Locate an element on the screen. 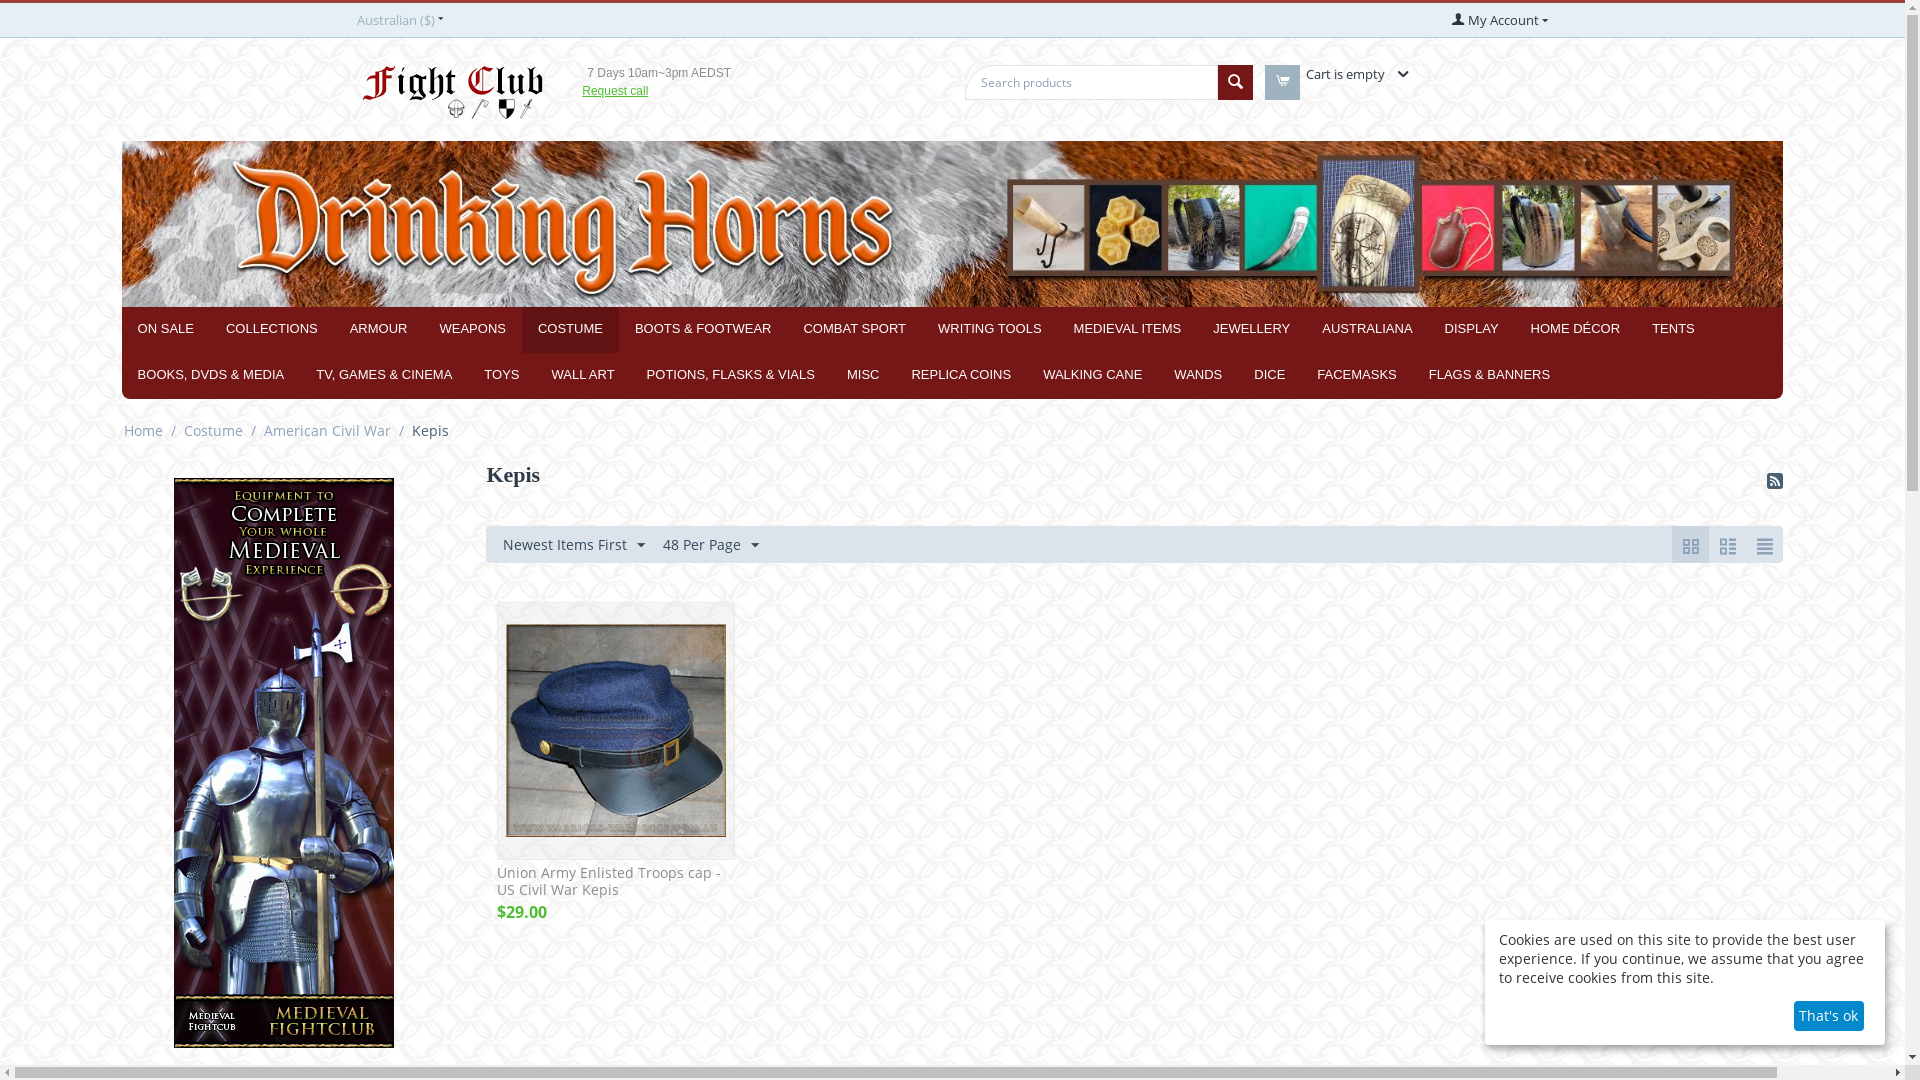 The image size is (1920, 1080). 'COLLECTIONS' is located at coordinates (271, 329).